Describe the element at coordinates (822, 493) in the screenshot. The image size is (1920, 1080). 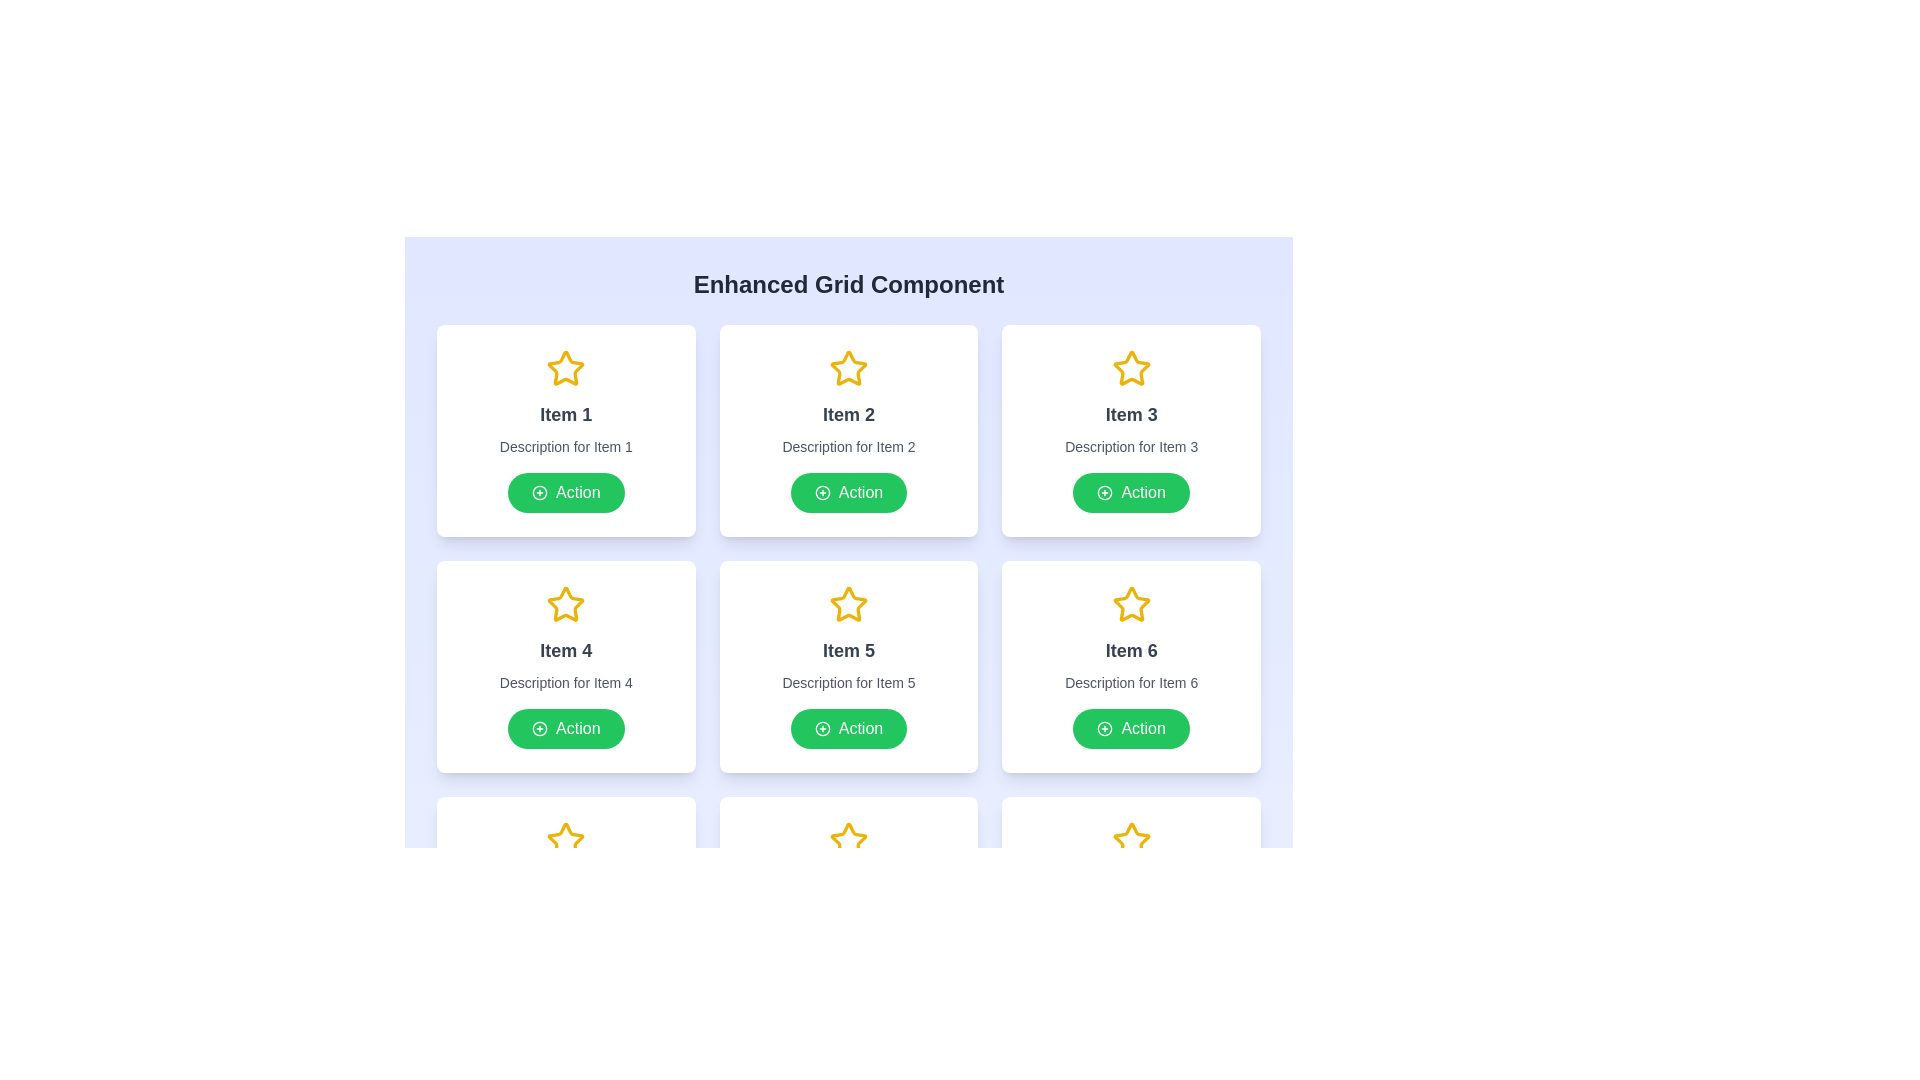
I see `the small circular icon with a plus sign located in the center of the green 'Action' button in the second card labeled 'Item 2'` at that location.